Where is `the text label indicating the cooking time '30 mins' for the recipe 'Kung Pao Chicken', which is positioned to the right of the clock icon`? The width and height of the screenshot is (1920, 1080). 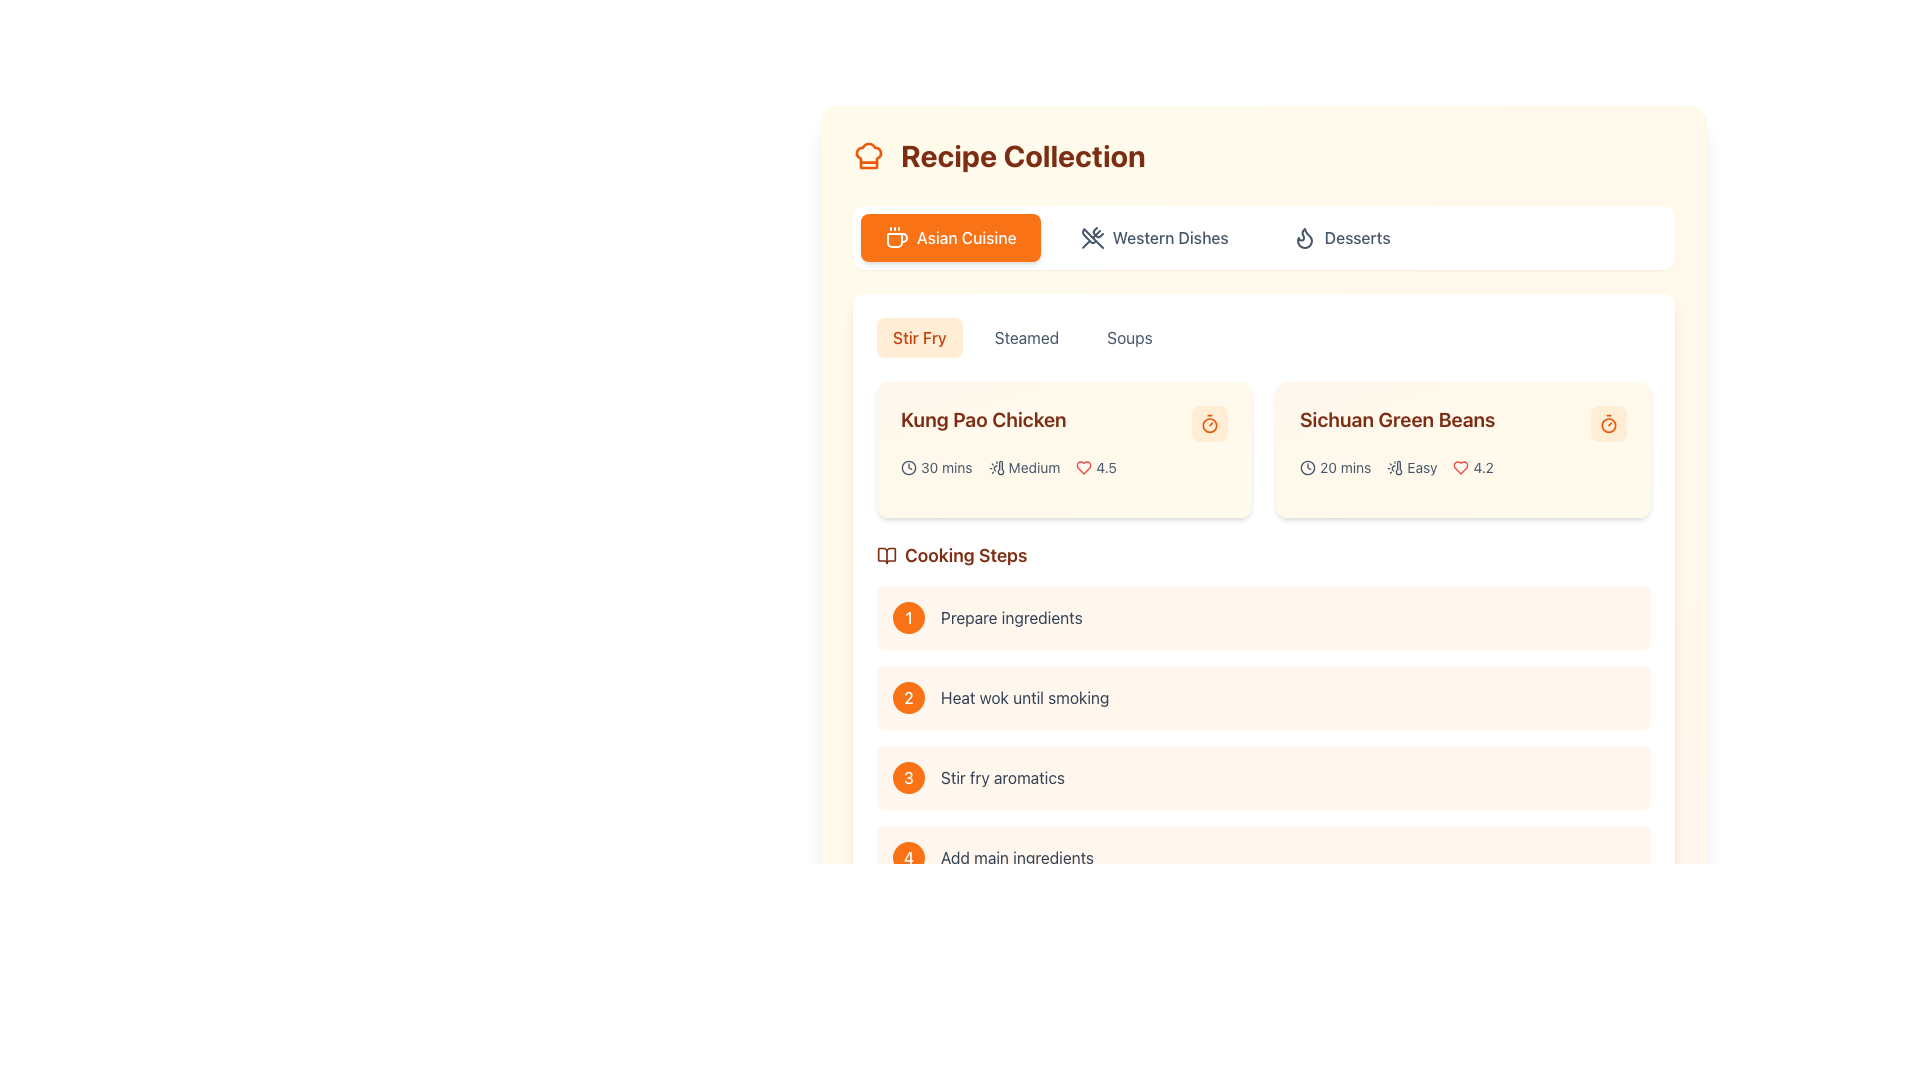 the text label indicating the cooking time '30 mins' for the recipe 'Kung Pao Chicken', which is positioned to the right of the clock icon is located at coordinates (945, 467).